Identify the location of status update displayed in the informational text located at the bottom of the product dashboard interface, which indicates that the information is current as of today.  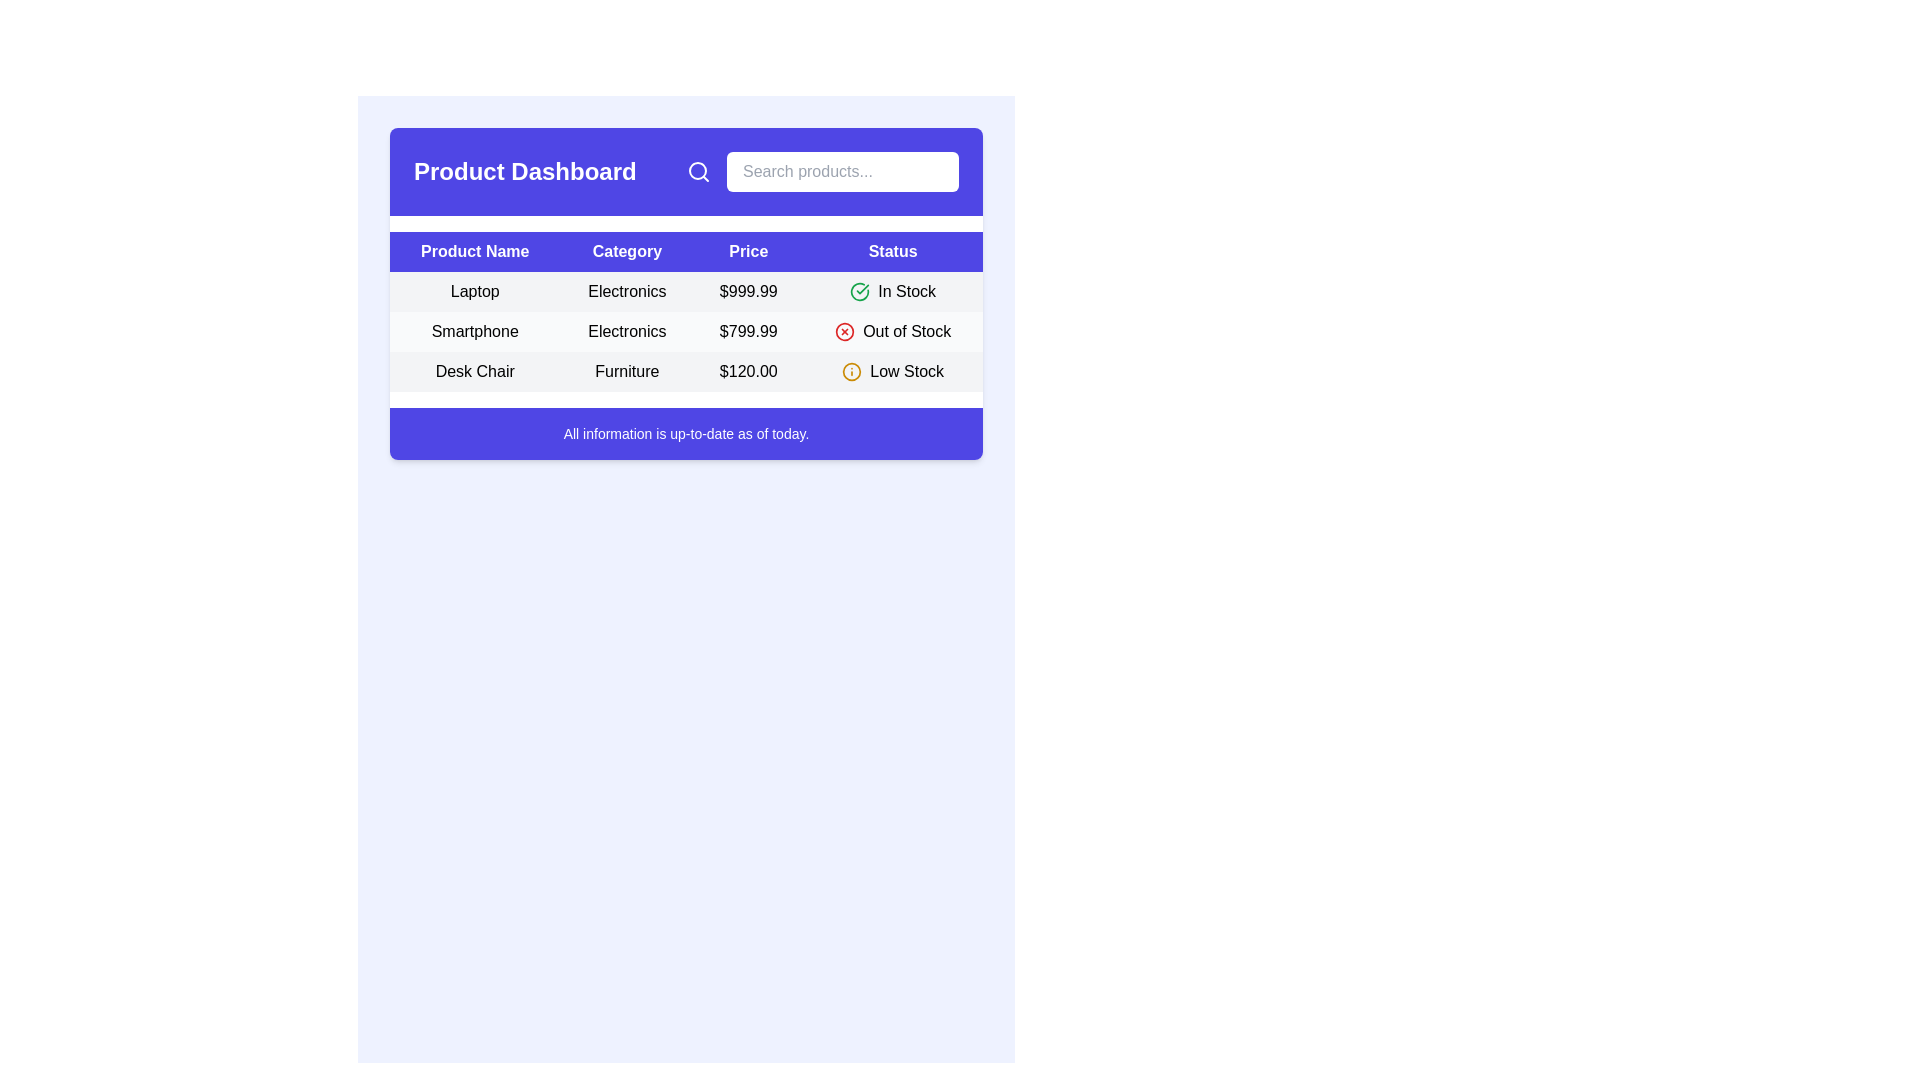
(686, 433).